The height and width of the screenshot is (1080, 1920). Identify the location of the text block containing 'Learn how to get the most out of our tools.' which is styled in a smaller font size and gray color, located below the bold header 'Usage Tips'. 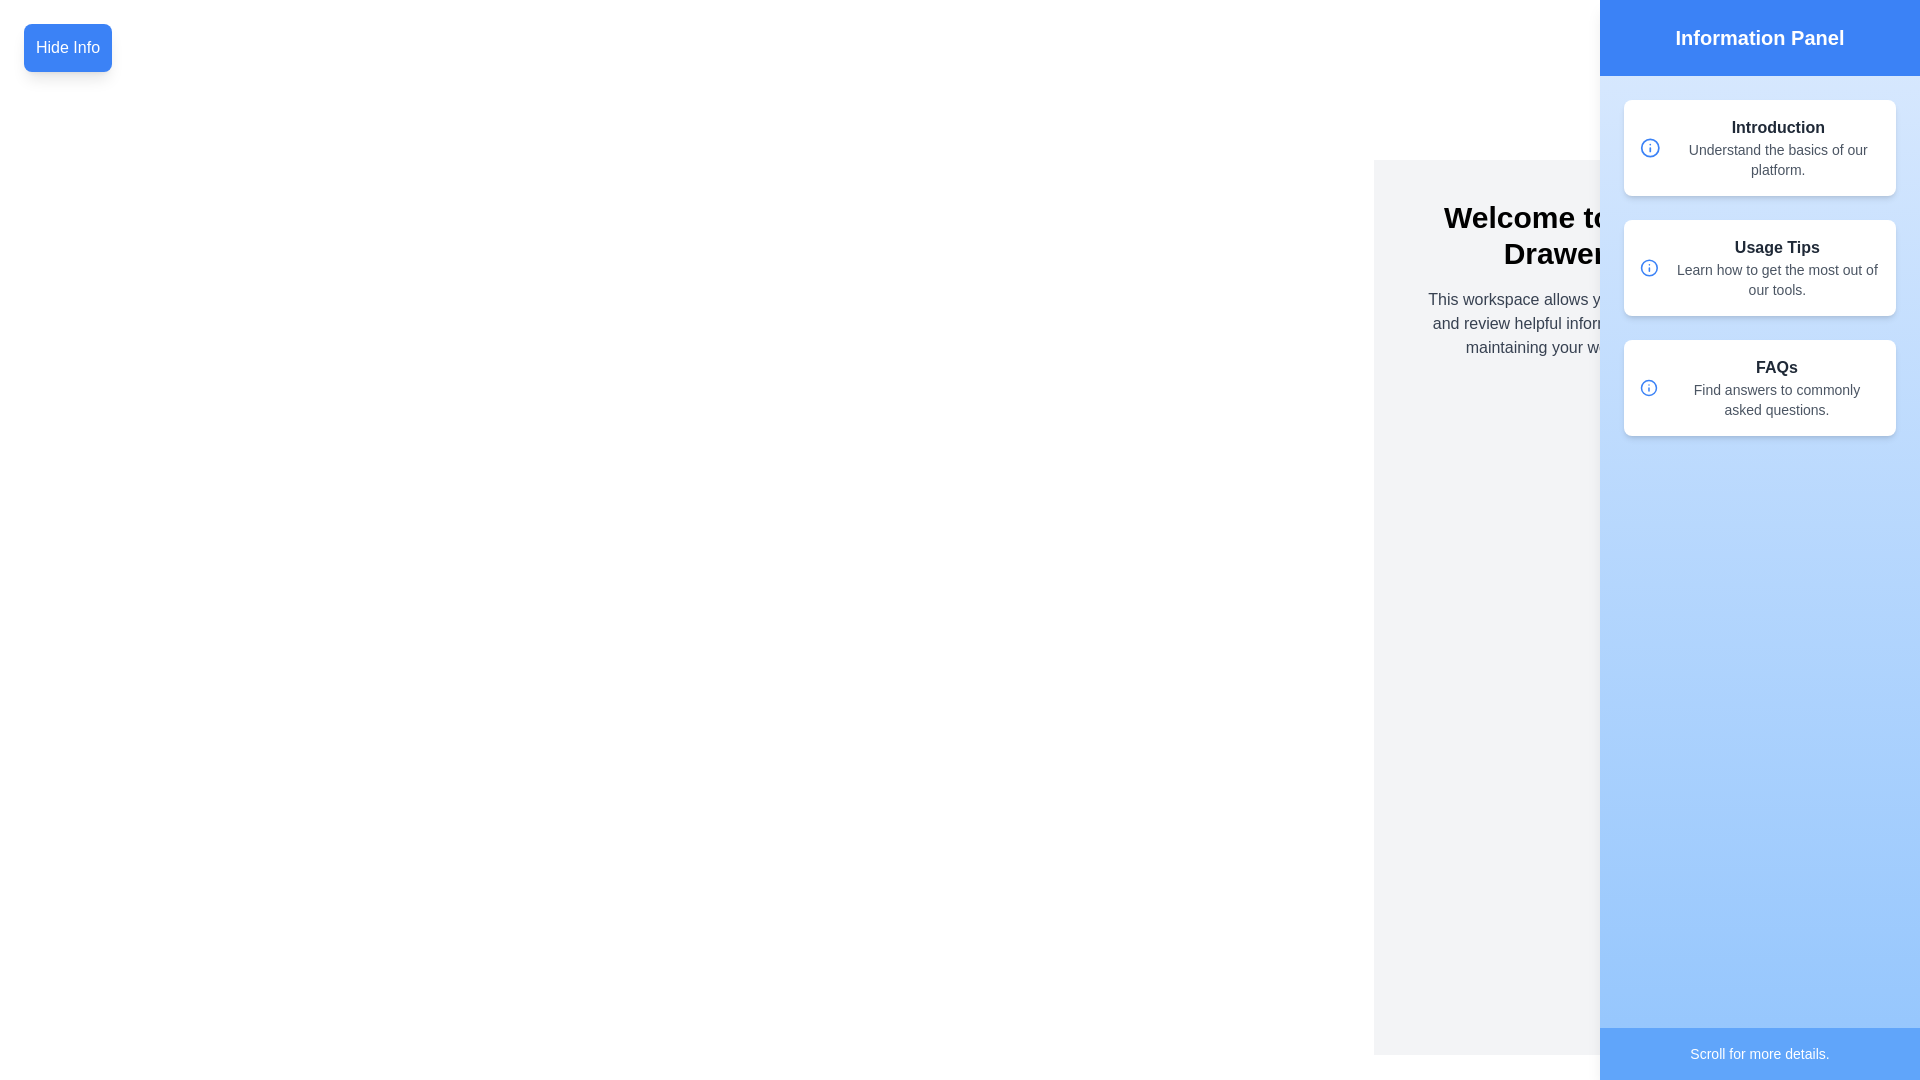
(1777, 280).